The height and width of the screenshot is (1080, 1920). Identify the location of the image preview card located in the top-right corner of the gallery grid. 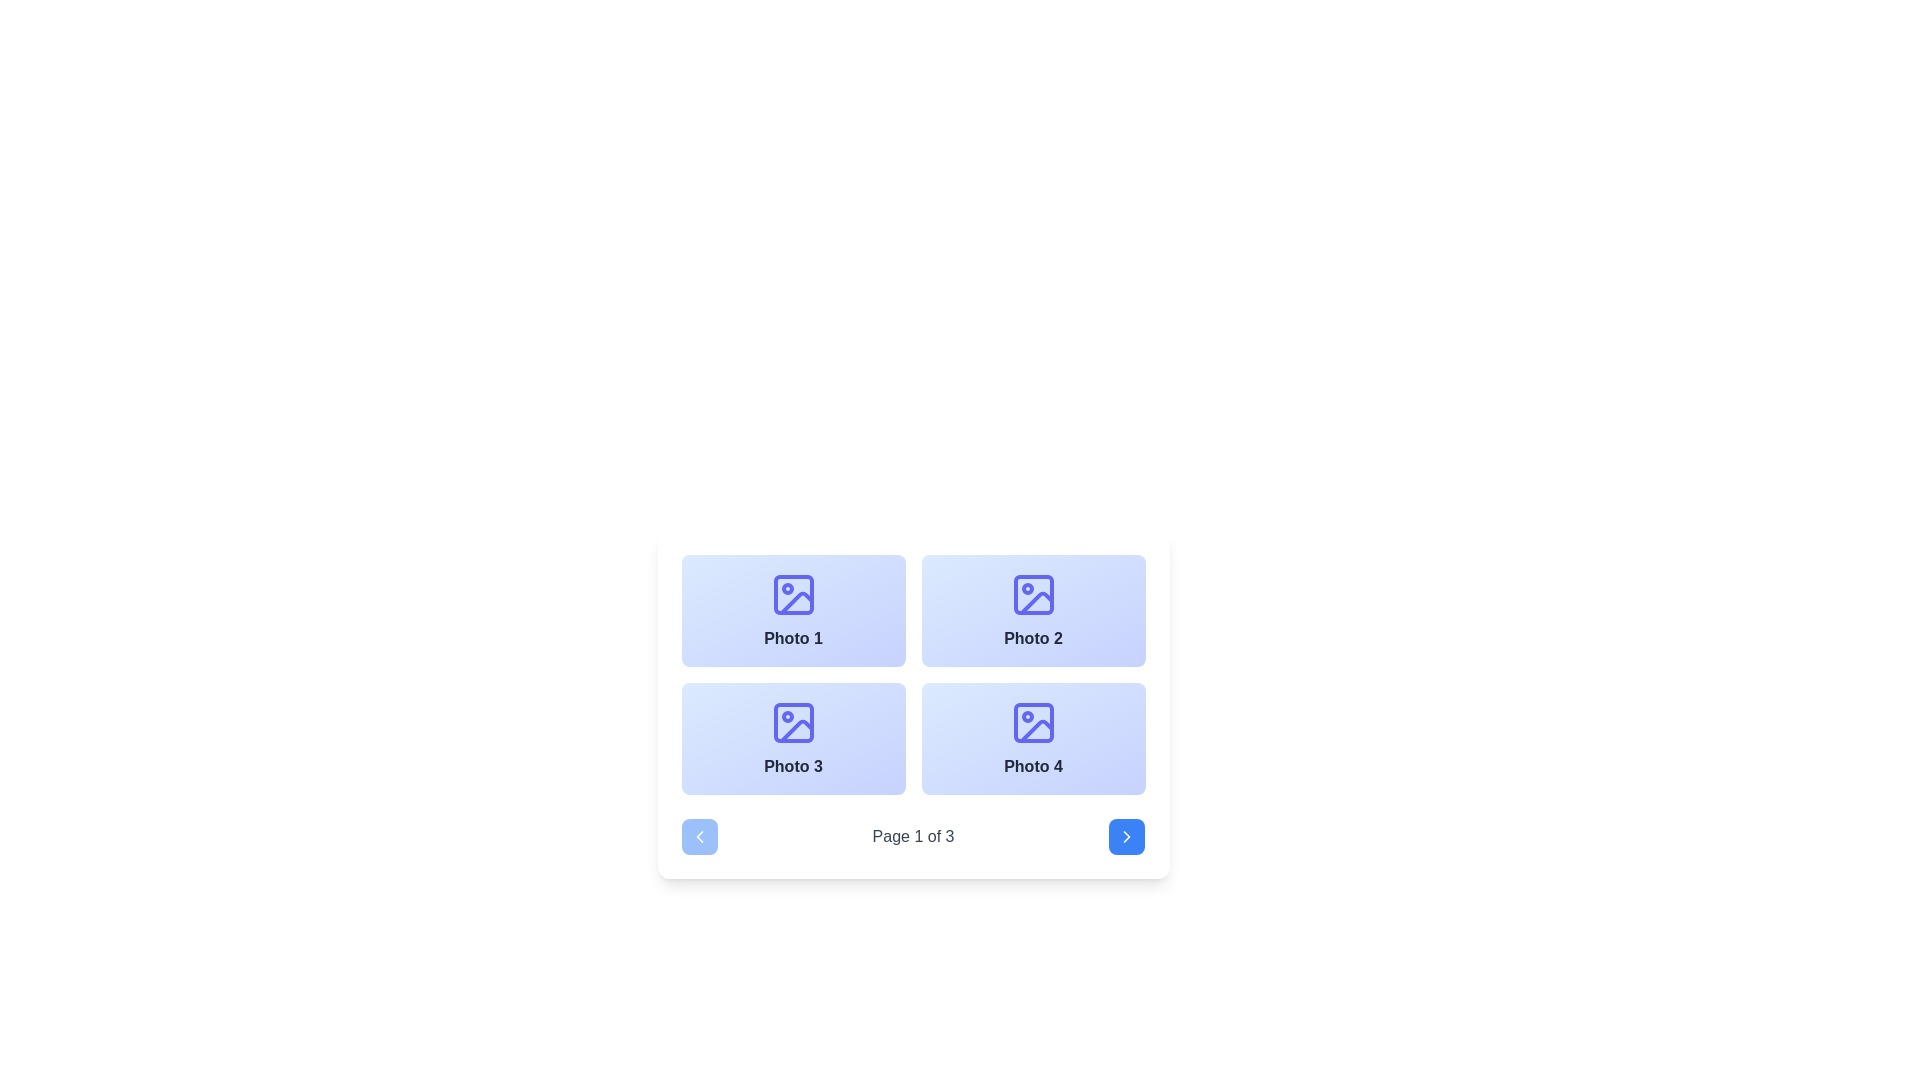
(1033, 609).